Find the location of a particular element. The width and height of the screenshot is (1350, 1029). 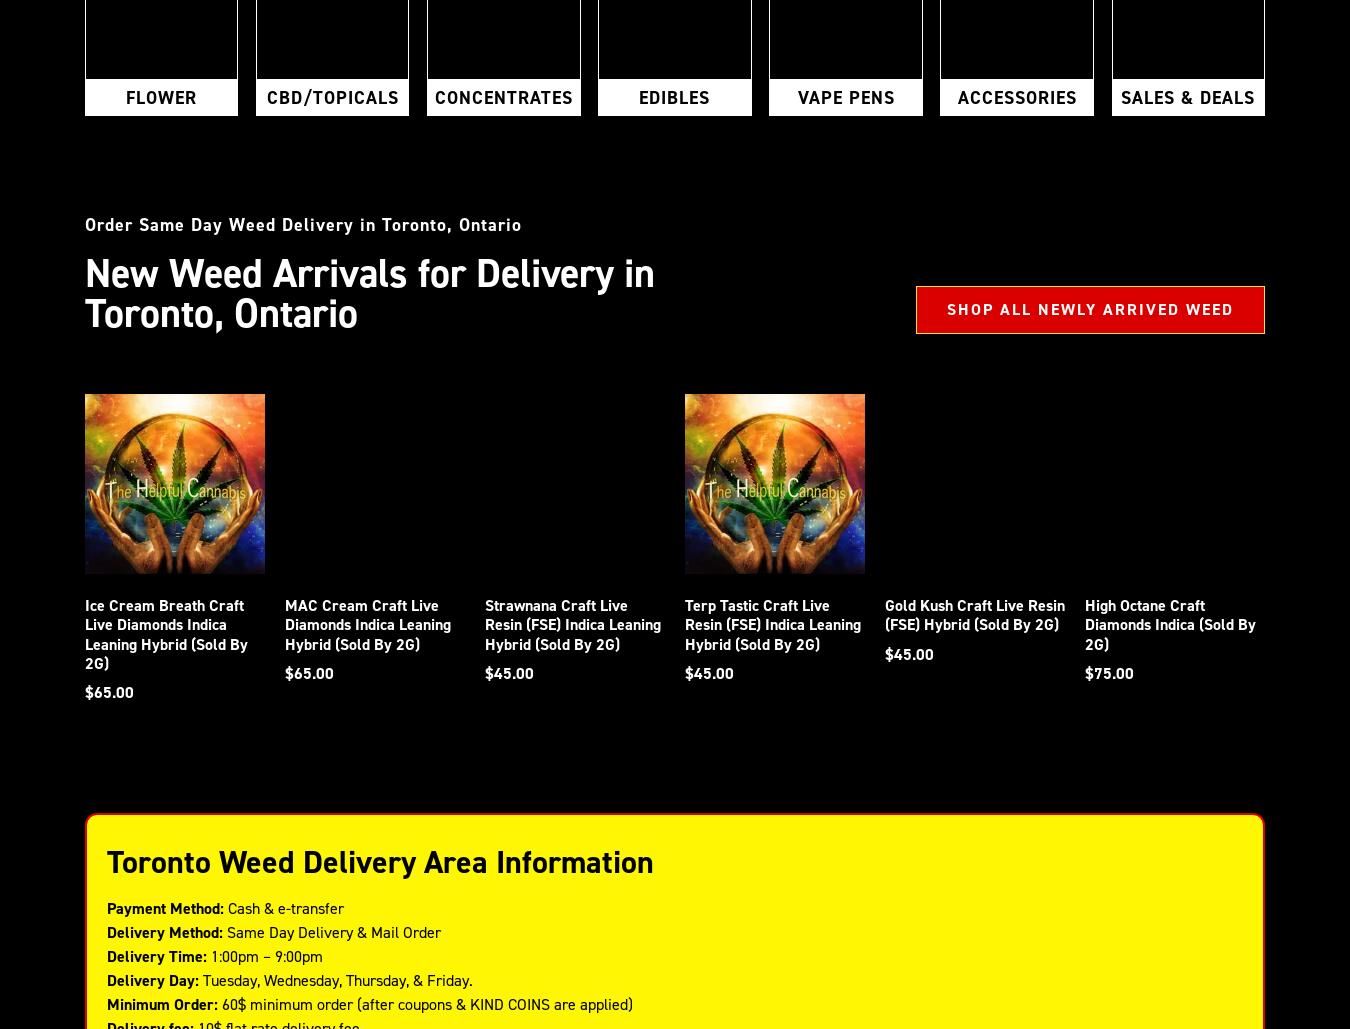

'SHOP ALL NEWLY ARRIVED WEED' is located at coordinates (1090, 309).